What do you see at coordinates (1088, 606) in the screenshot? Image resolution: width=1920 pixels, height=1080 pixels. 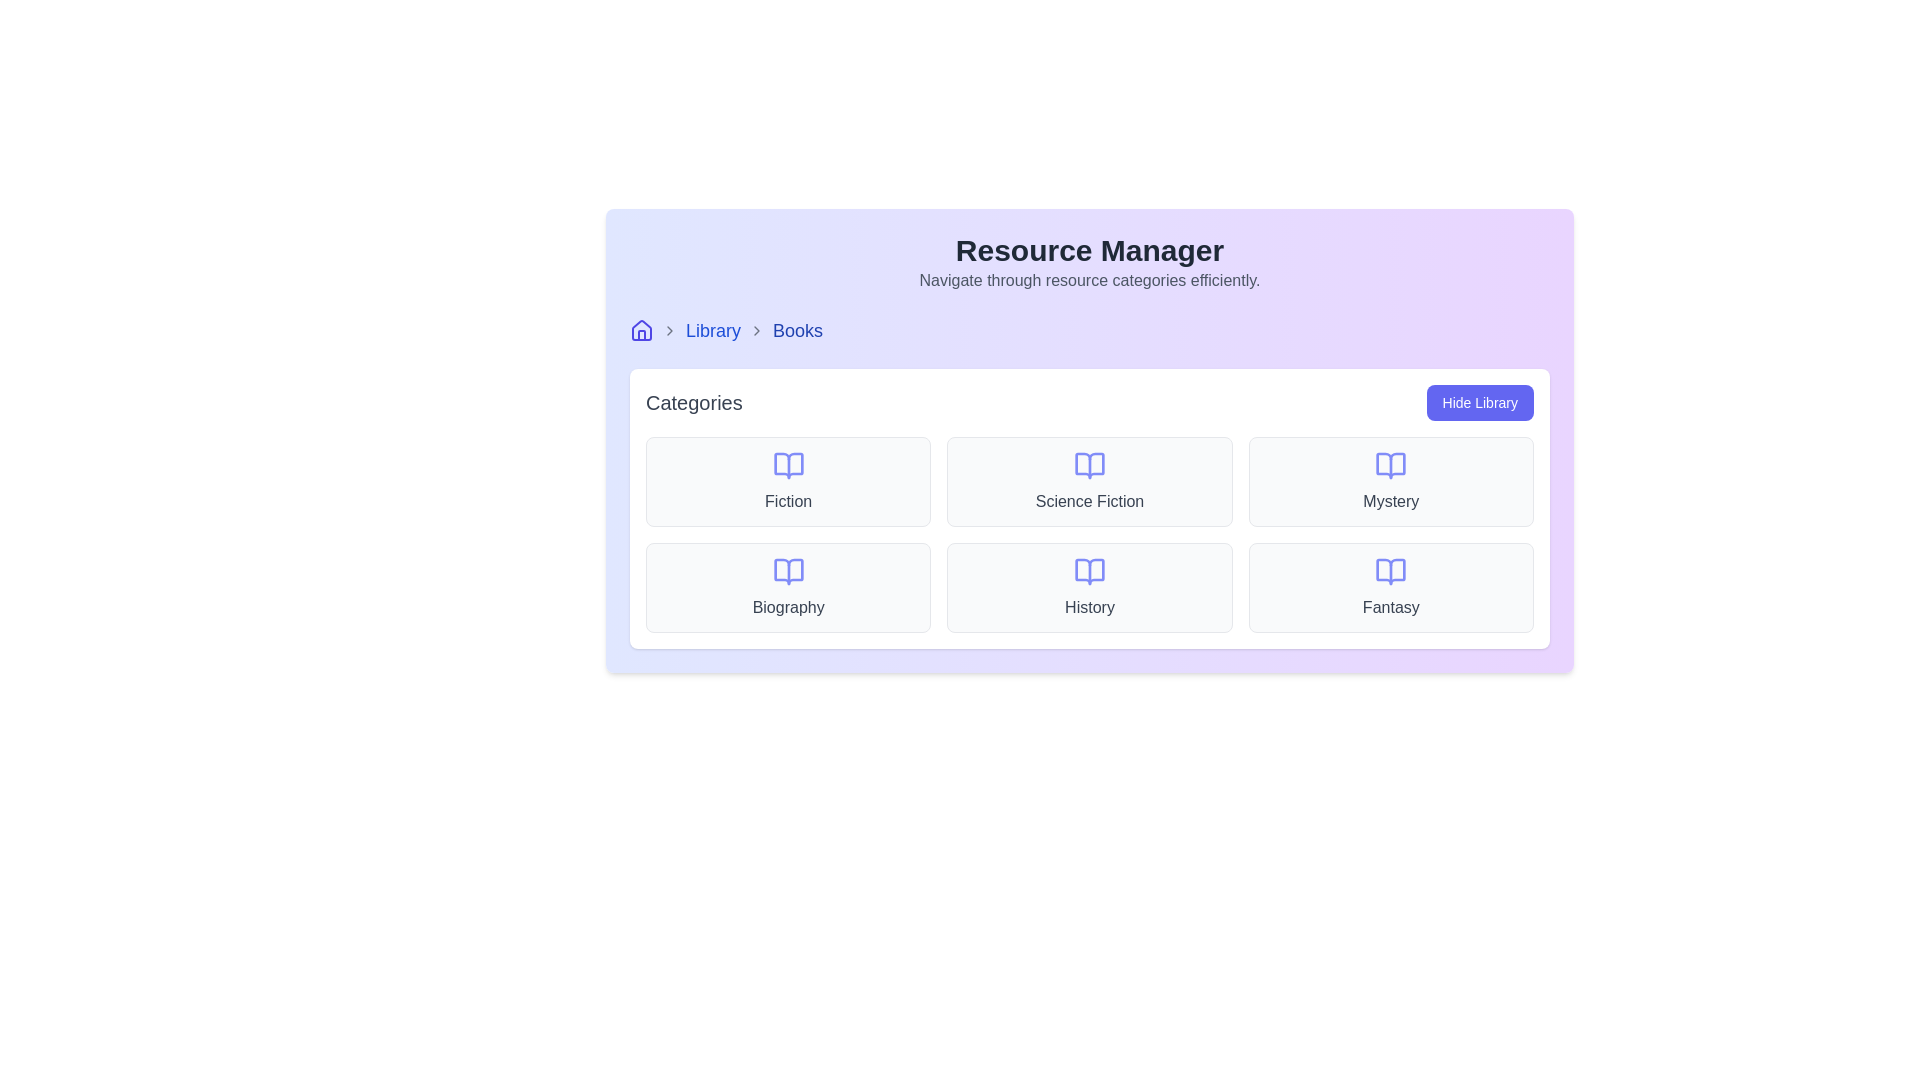 I see `Text Label that represents the category labeled 'History' located in the last row, second column of the 'Categories' section` at bounding box center [1088, 606].